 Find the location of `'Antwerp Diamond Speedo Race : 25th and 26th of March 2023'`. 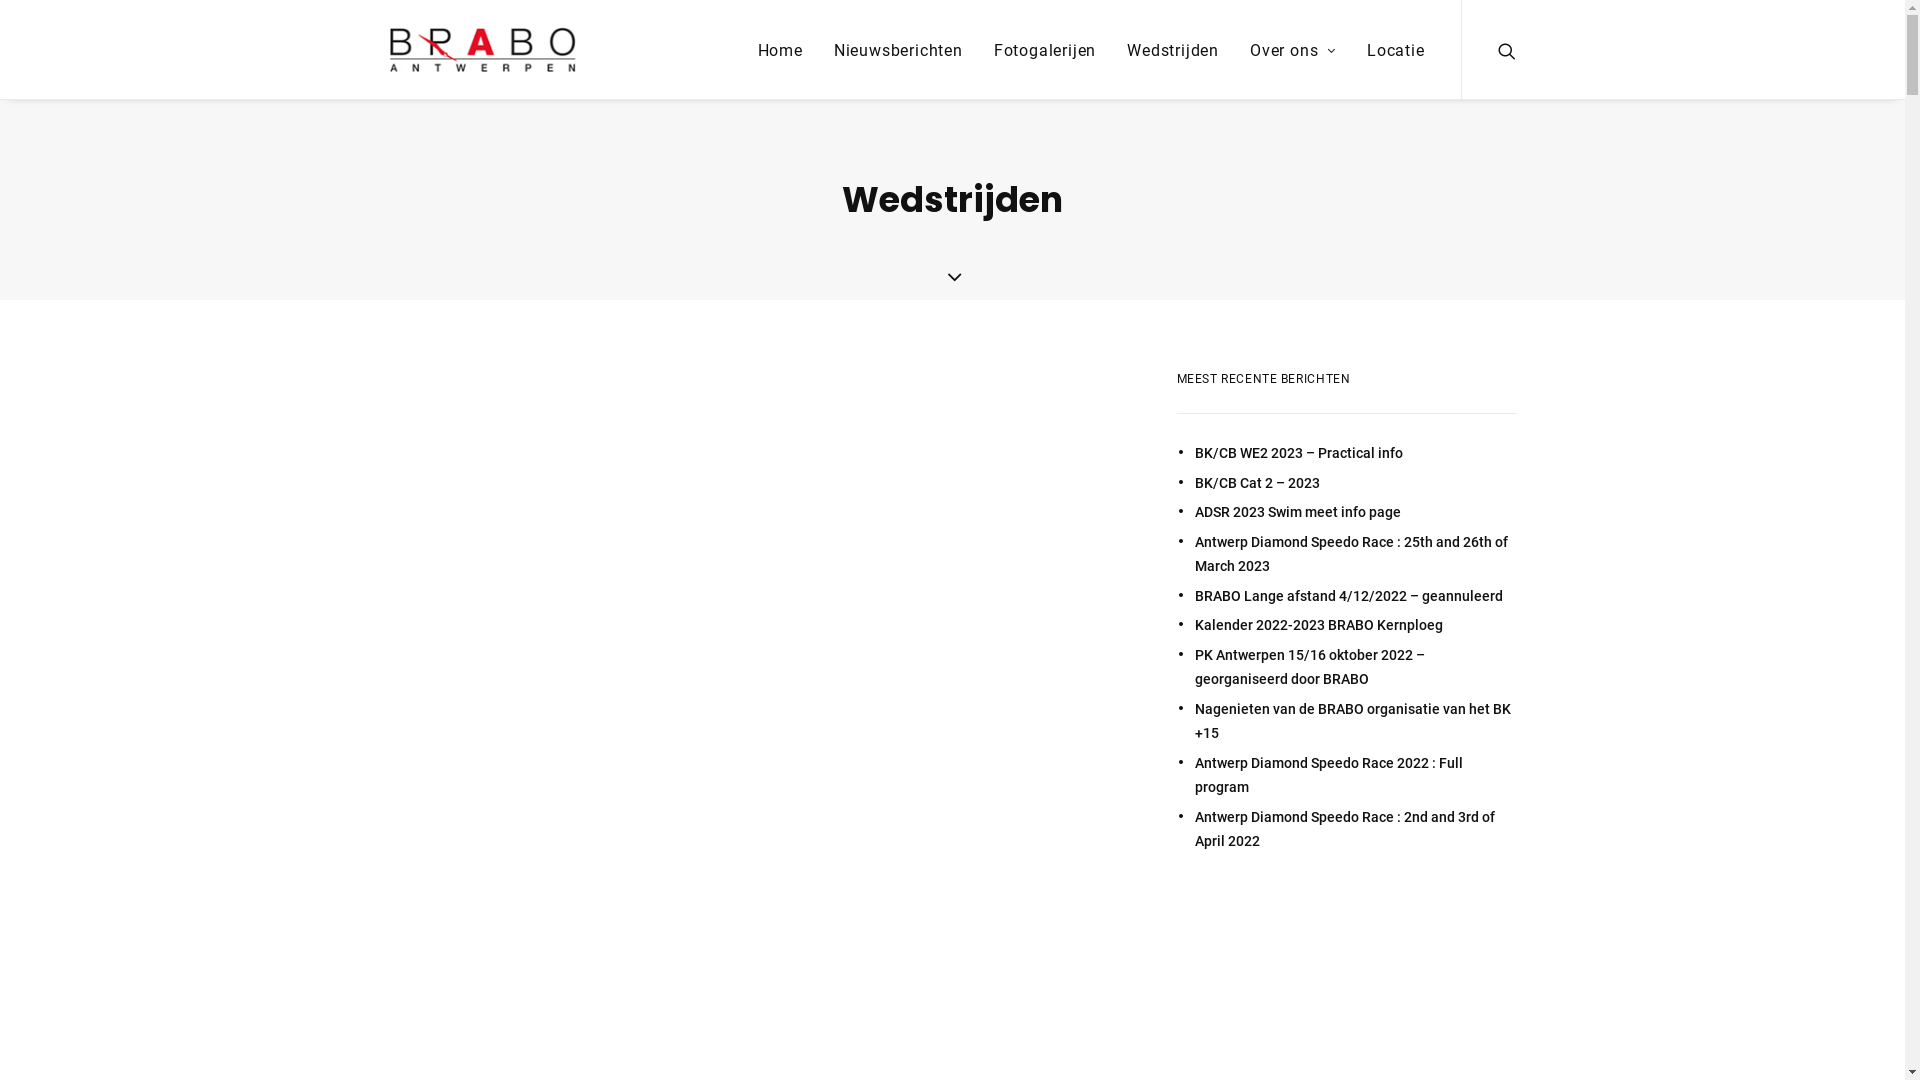

'Antwerp Diamond Speedo Race : 25th and 26th of March 2023' is located at coordinates (1354, 554).